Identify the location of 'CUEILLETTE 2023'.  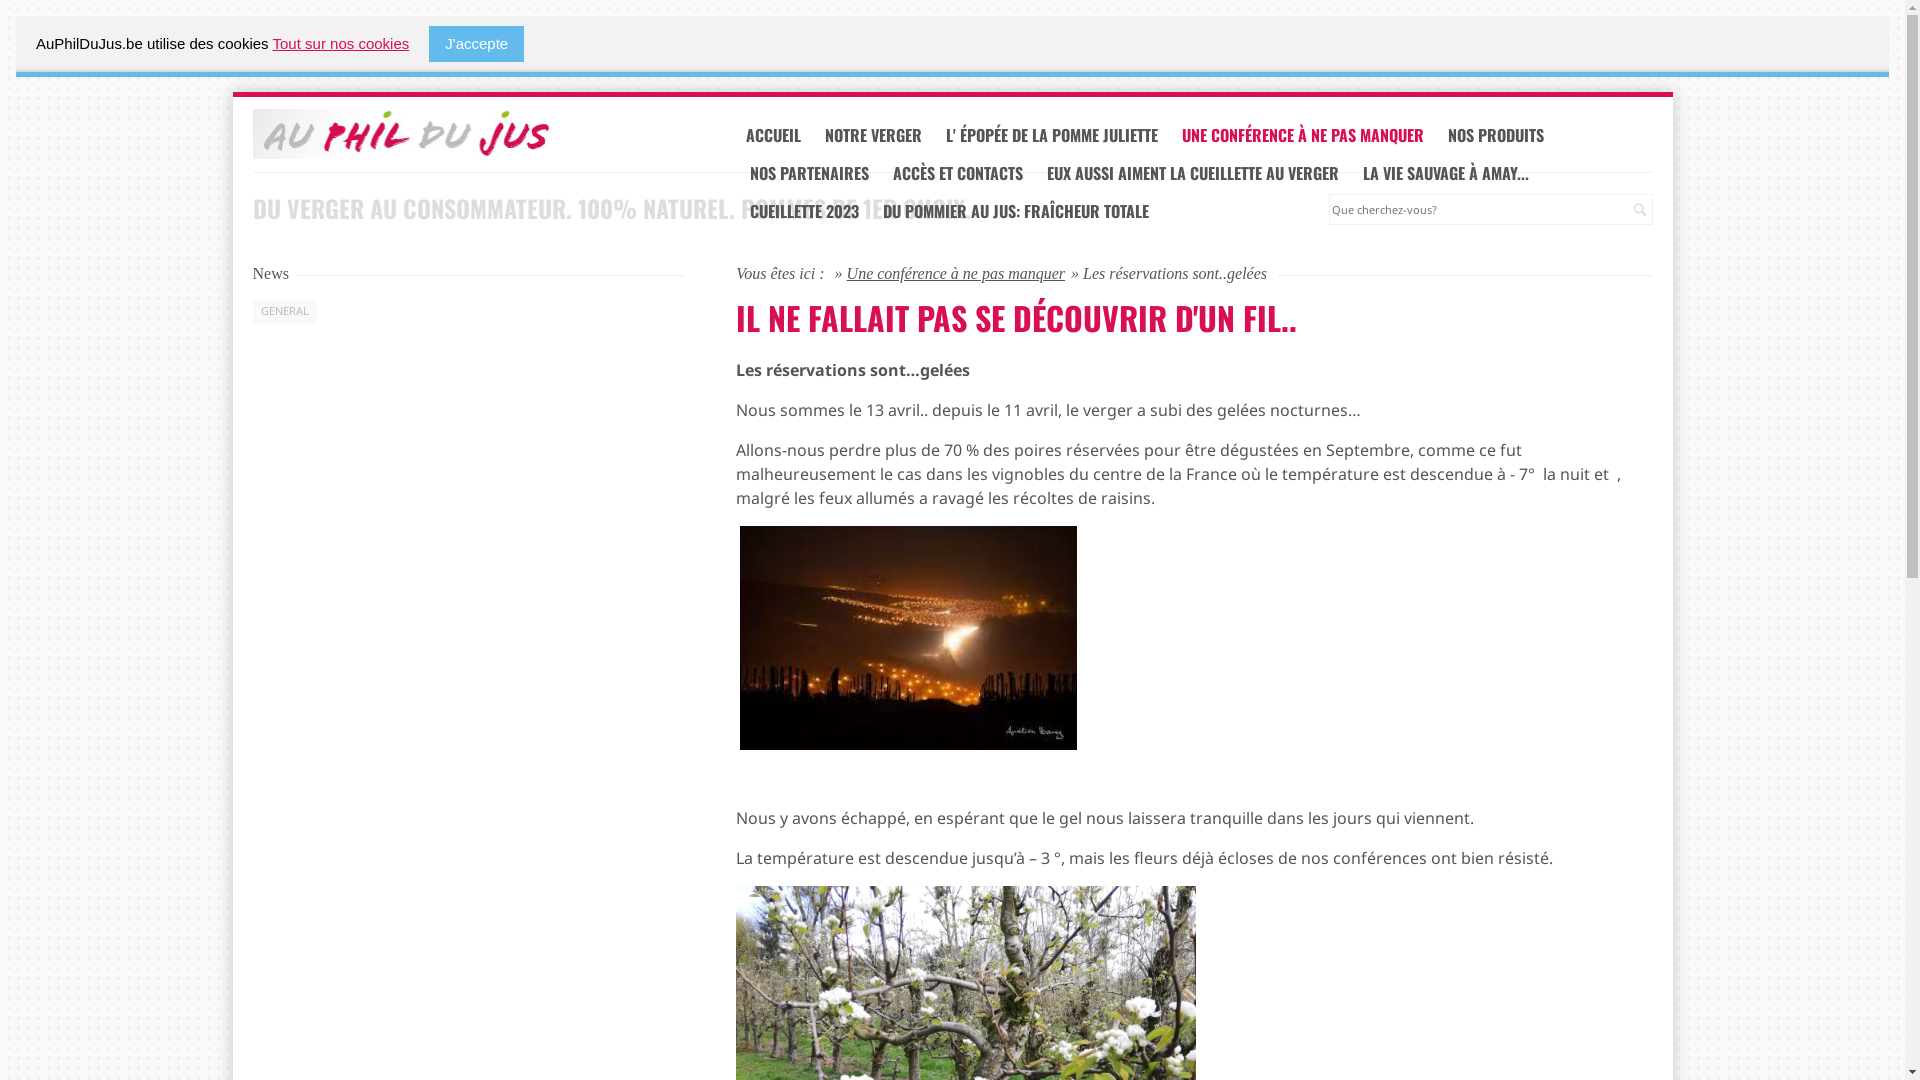
(802, 211).